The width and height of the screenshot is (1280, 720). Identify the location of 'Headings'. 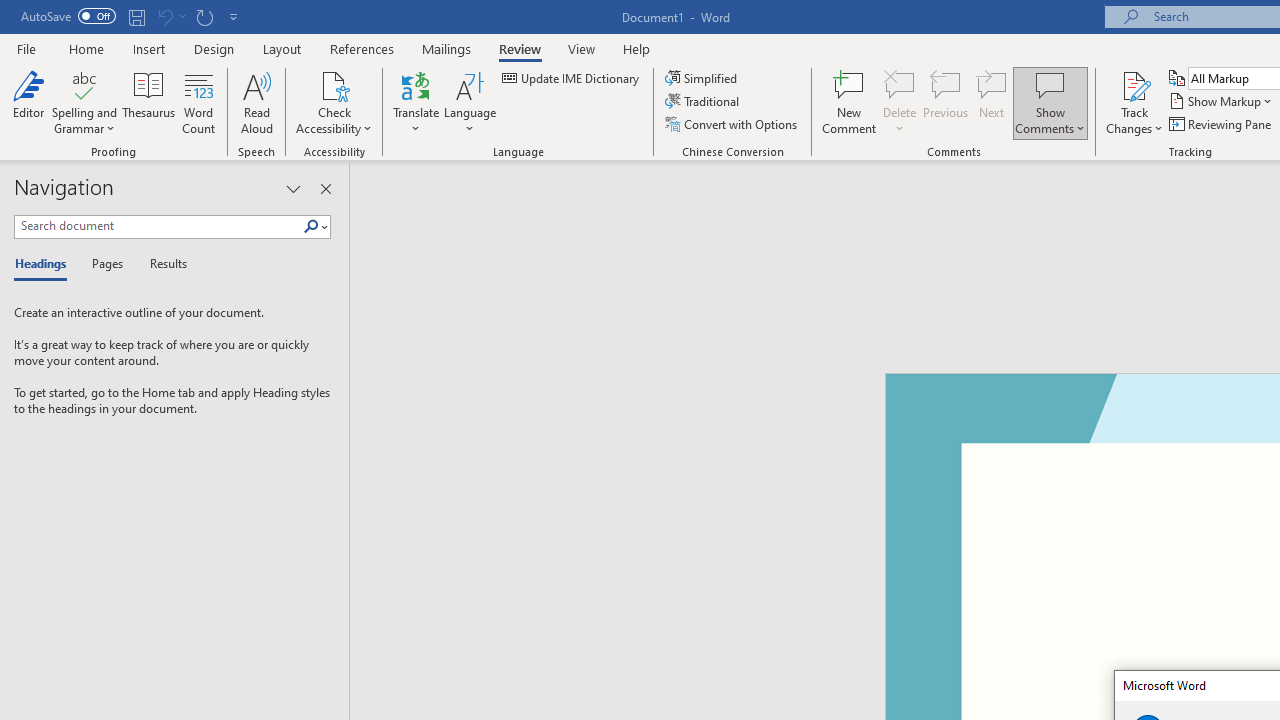
(45, 264).